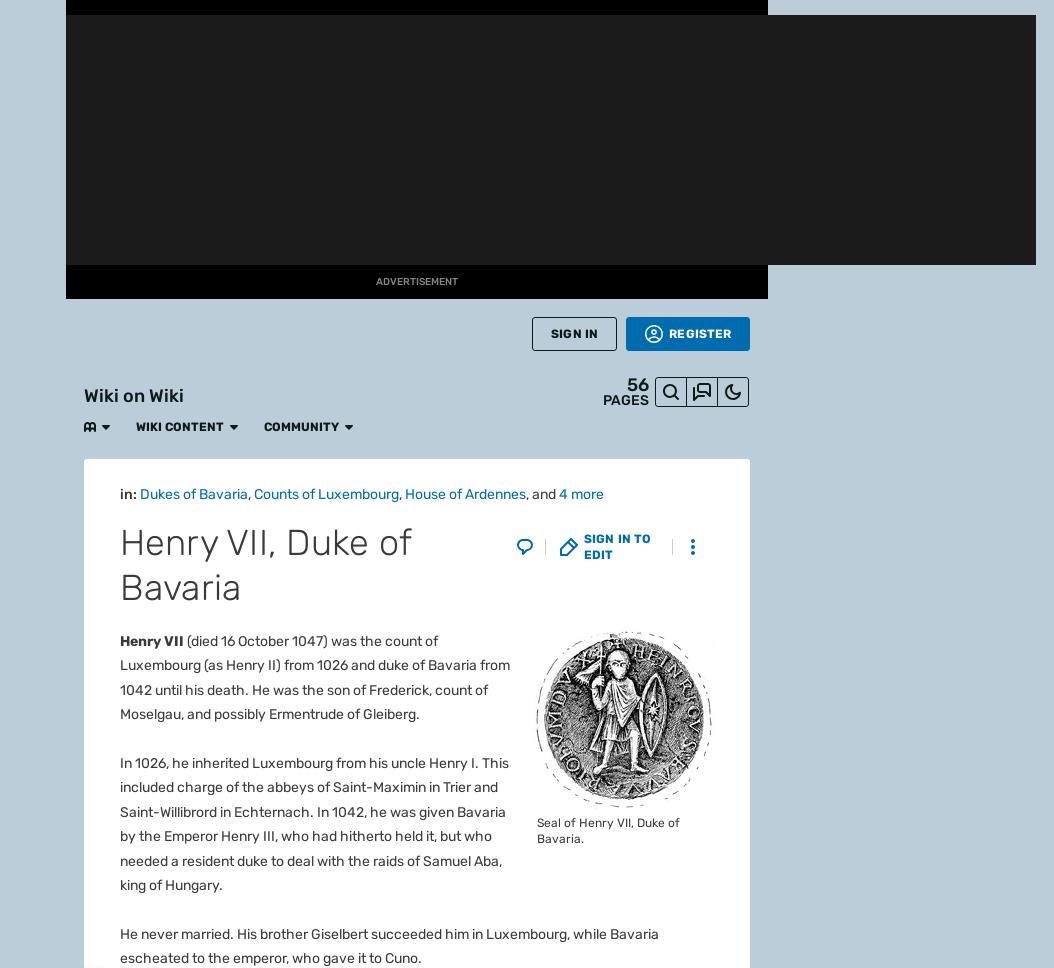 The image size is (1054, 968). What do you see at coordinates (171, 74) in the screenshot?
I see `'Fan Feed'` at bounding box center [171, 74].